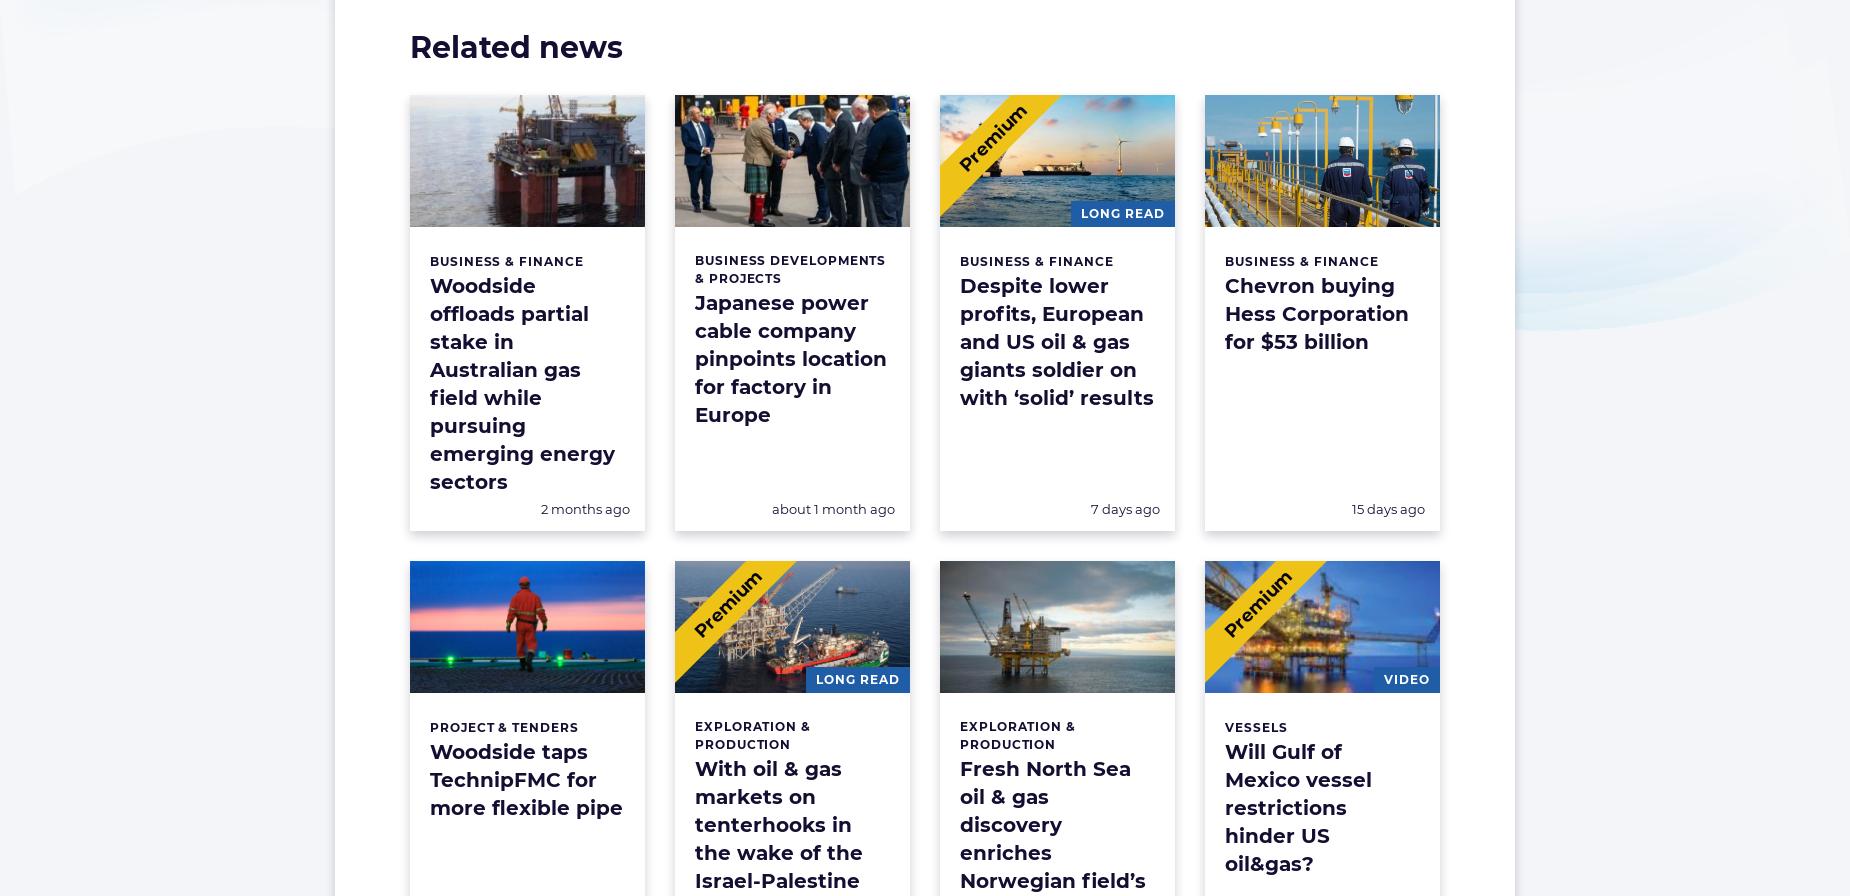 This screenshot has height=896, width=1850. What do you see at coordinates (791, 359) in the screenshot?
I see `'Japanese power cable company pinpoints location for factory in Europe'` at bounding box center [791, 359].